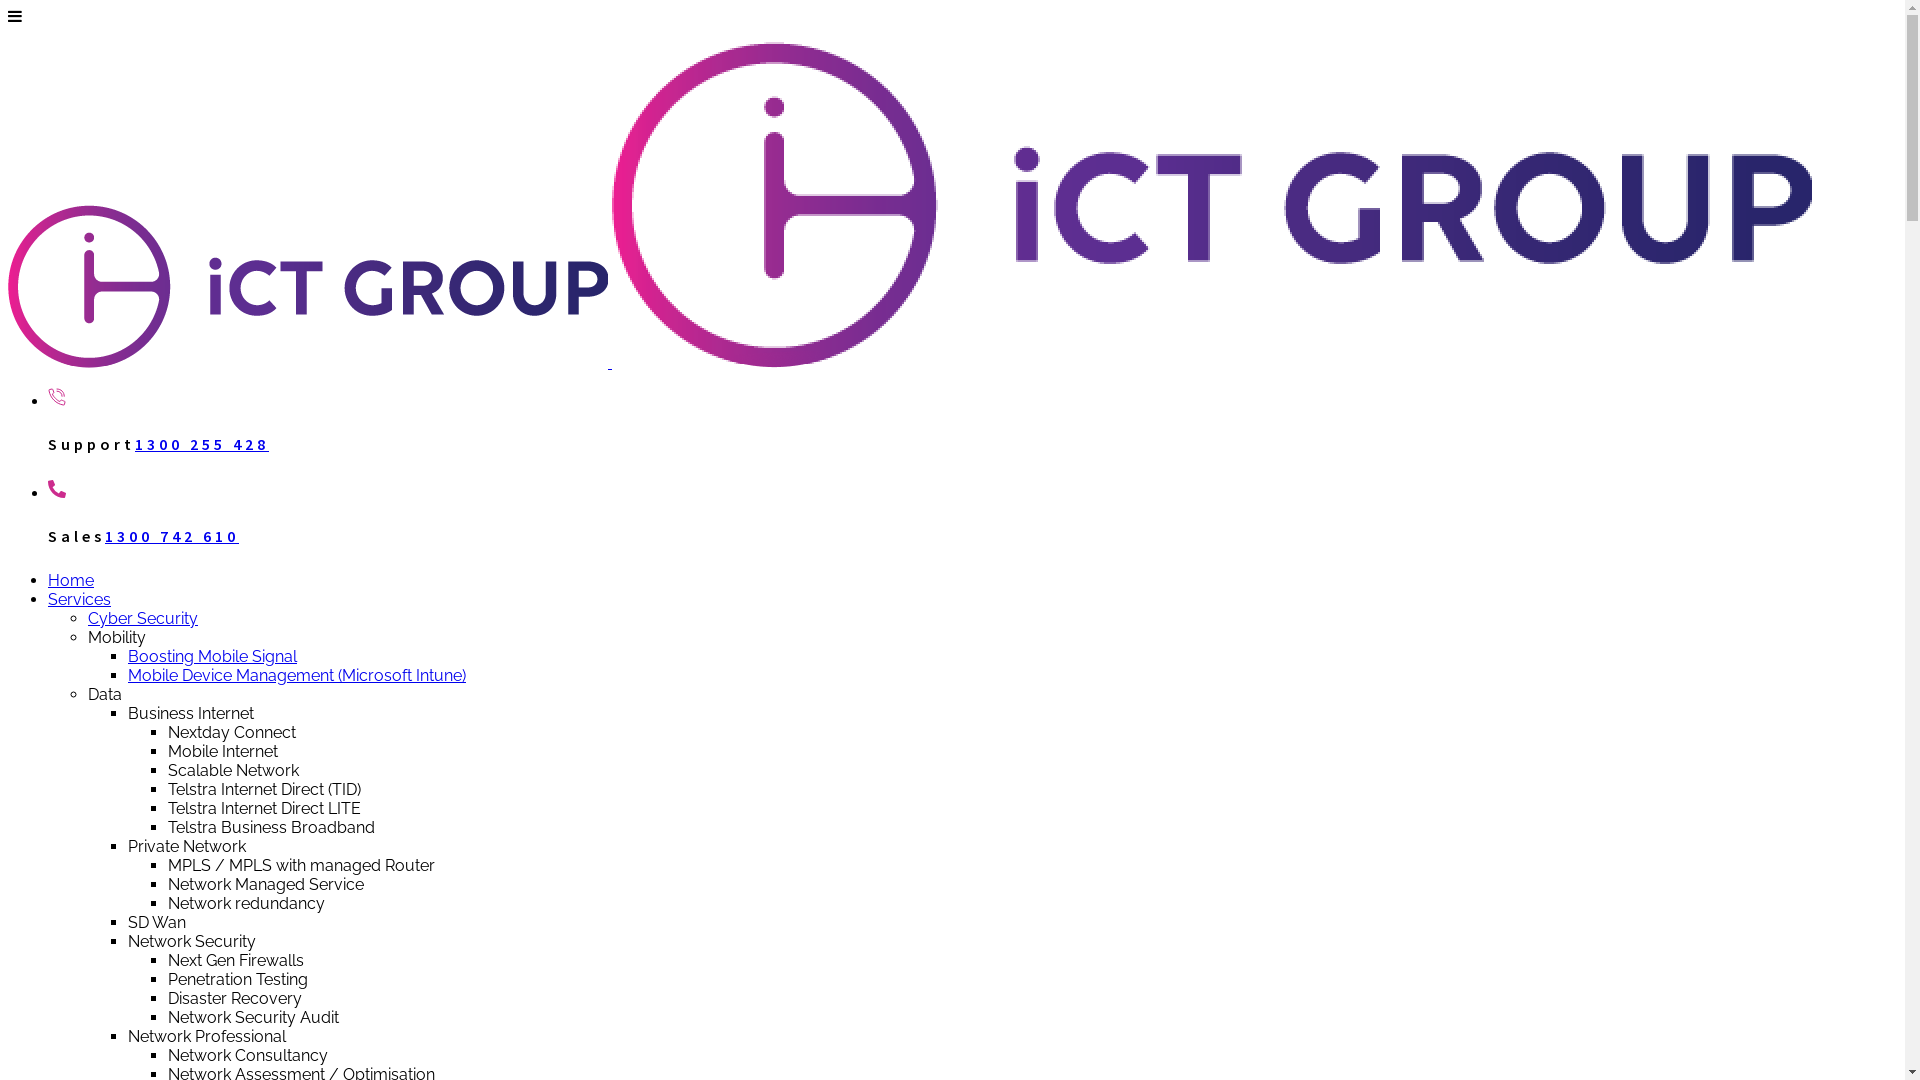 This screenshot has height=1080, width=1920. Describe the element at coordinates (270, 827) in the screenshot. I see `'Telstra Business Broadband'` at that location.